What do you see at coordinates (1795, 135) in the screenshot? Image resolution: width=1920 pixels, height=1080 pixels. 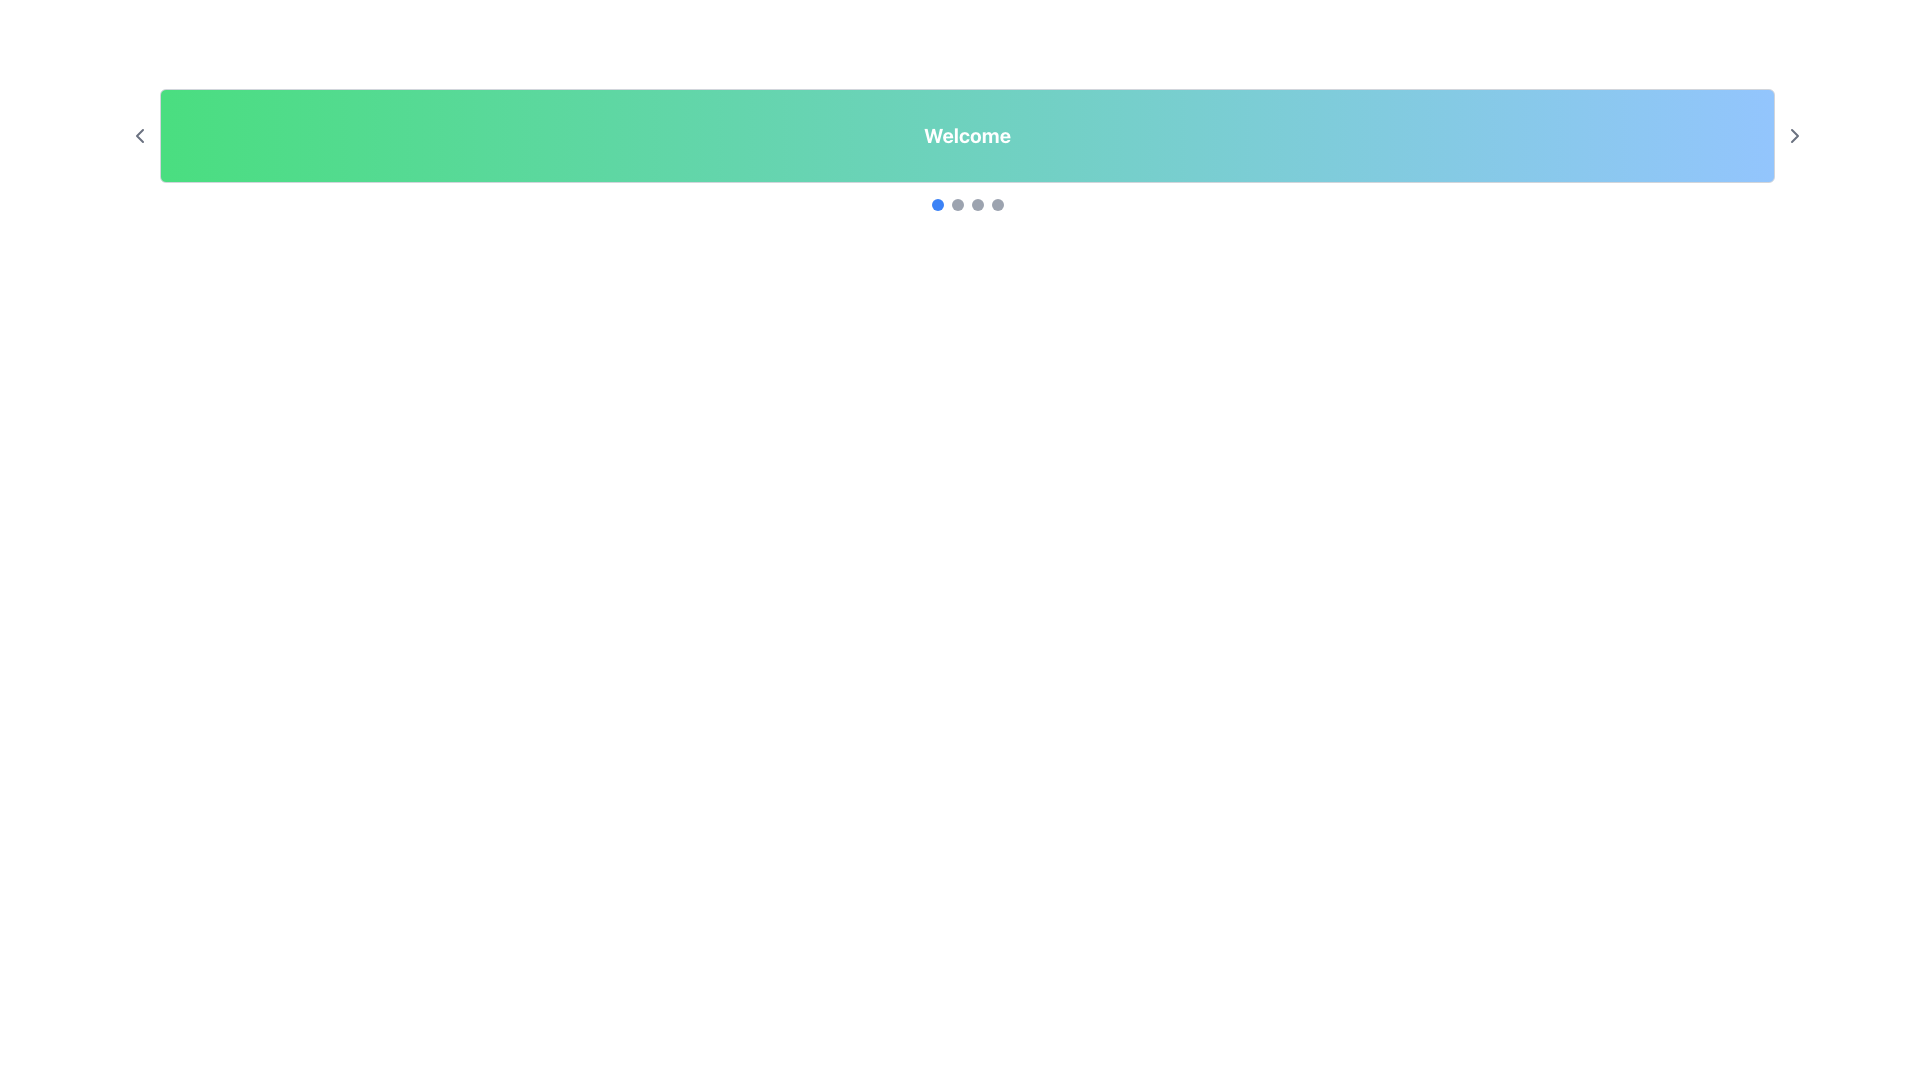 I see `the navigation button located at the far-right of the gradient banner` at bounding box center [1795, 135].